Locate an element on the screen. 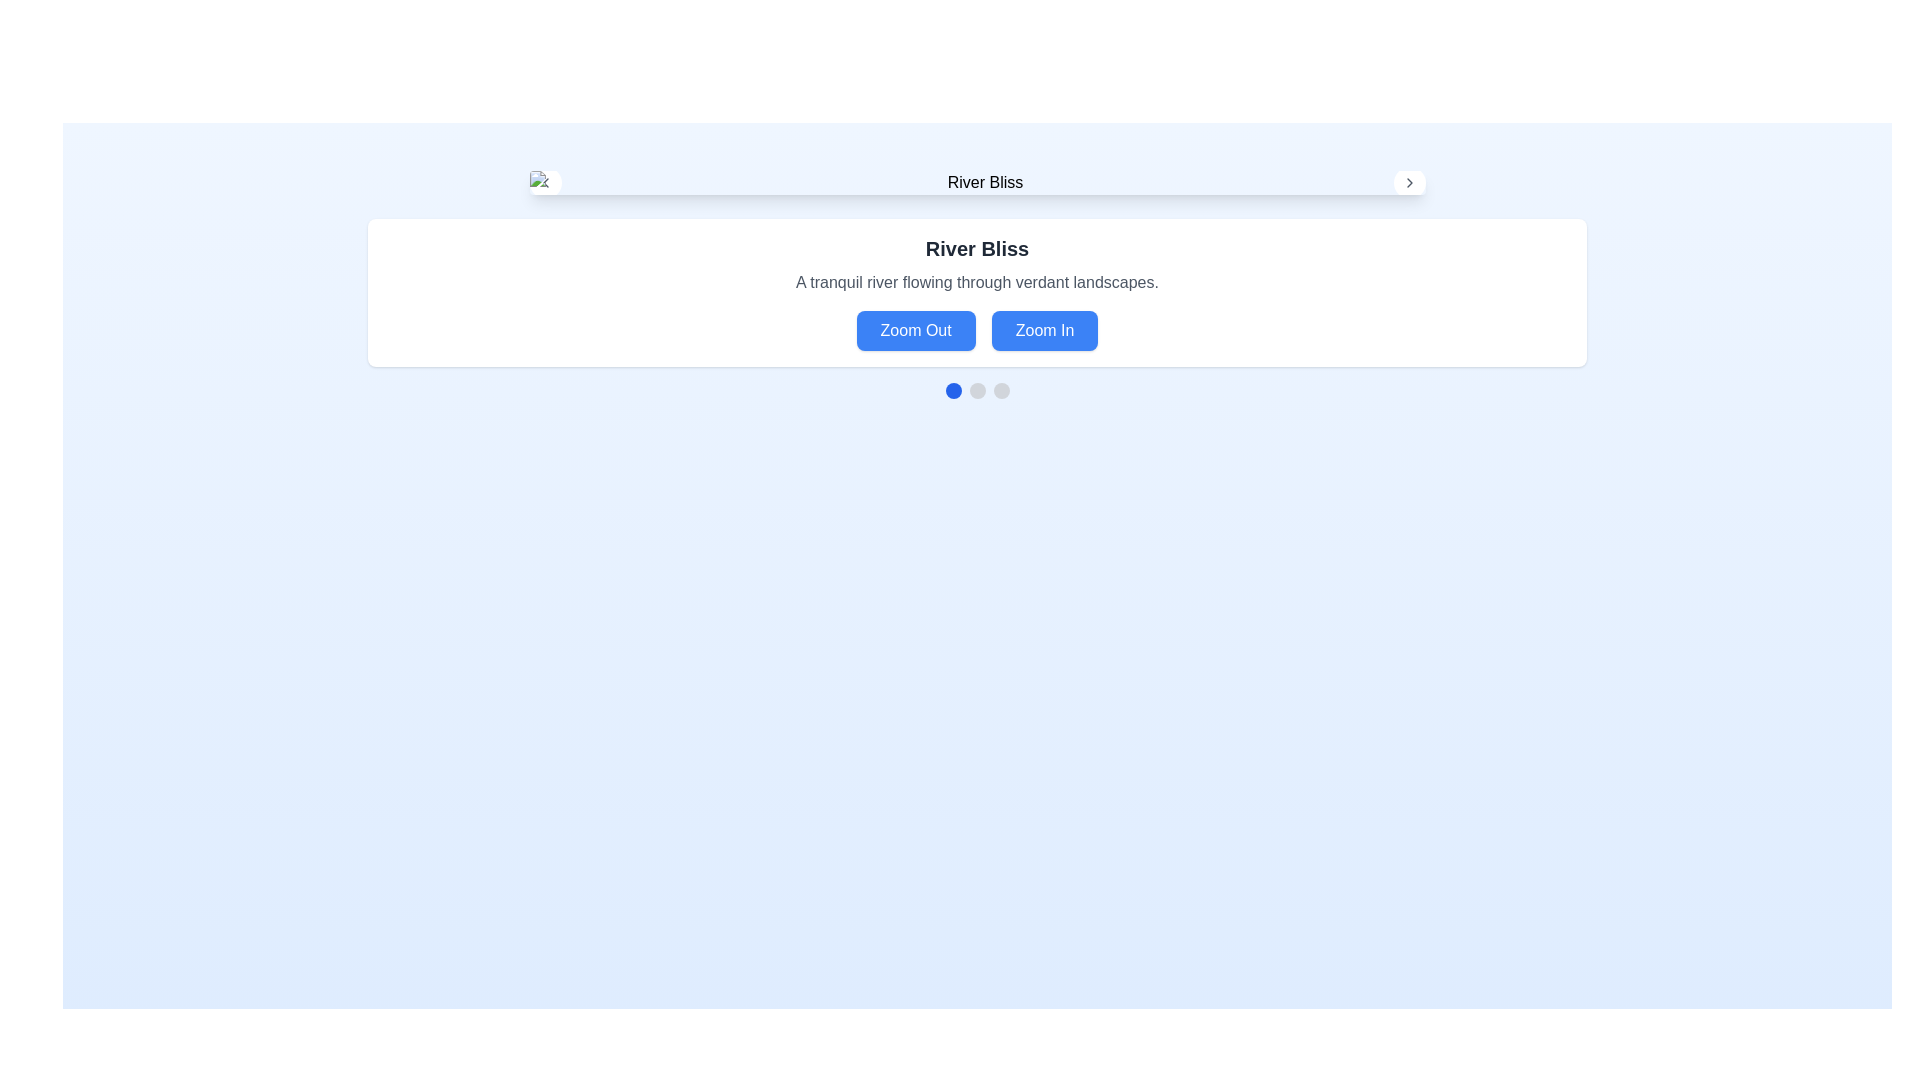 Image resolution: width=1920 pixels, height=1080 pixels. the third circular navigation indicator with a light gray background located below the 'River Bliss' section is located at coordinates (1001, 390).